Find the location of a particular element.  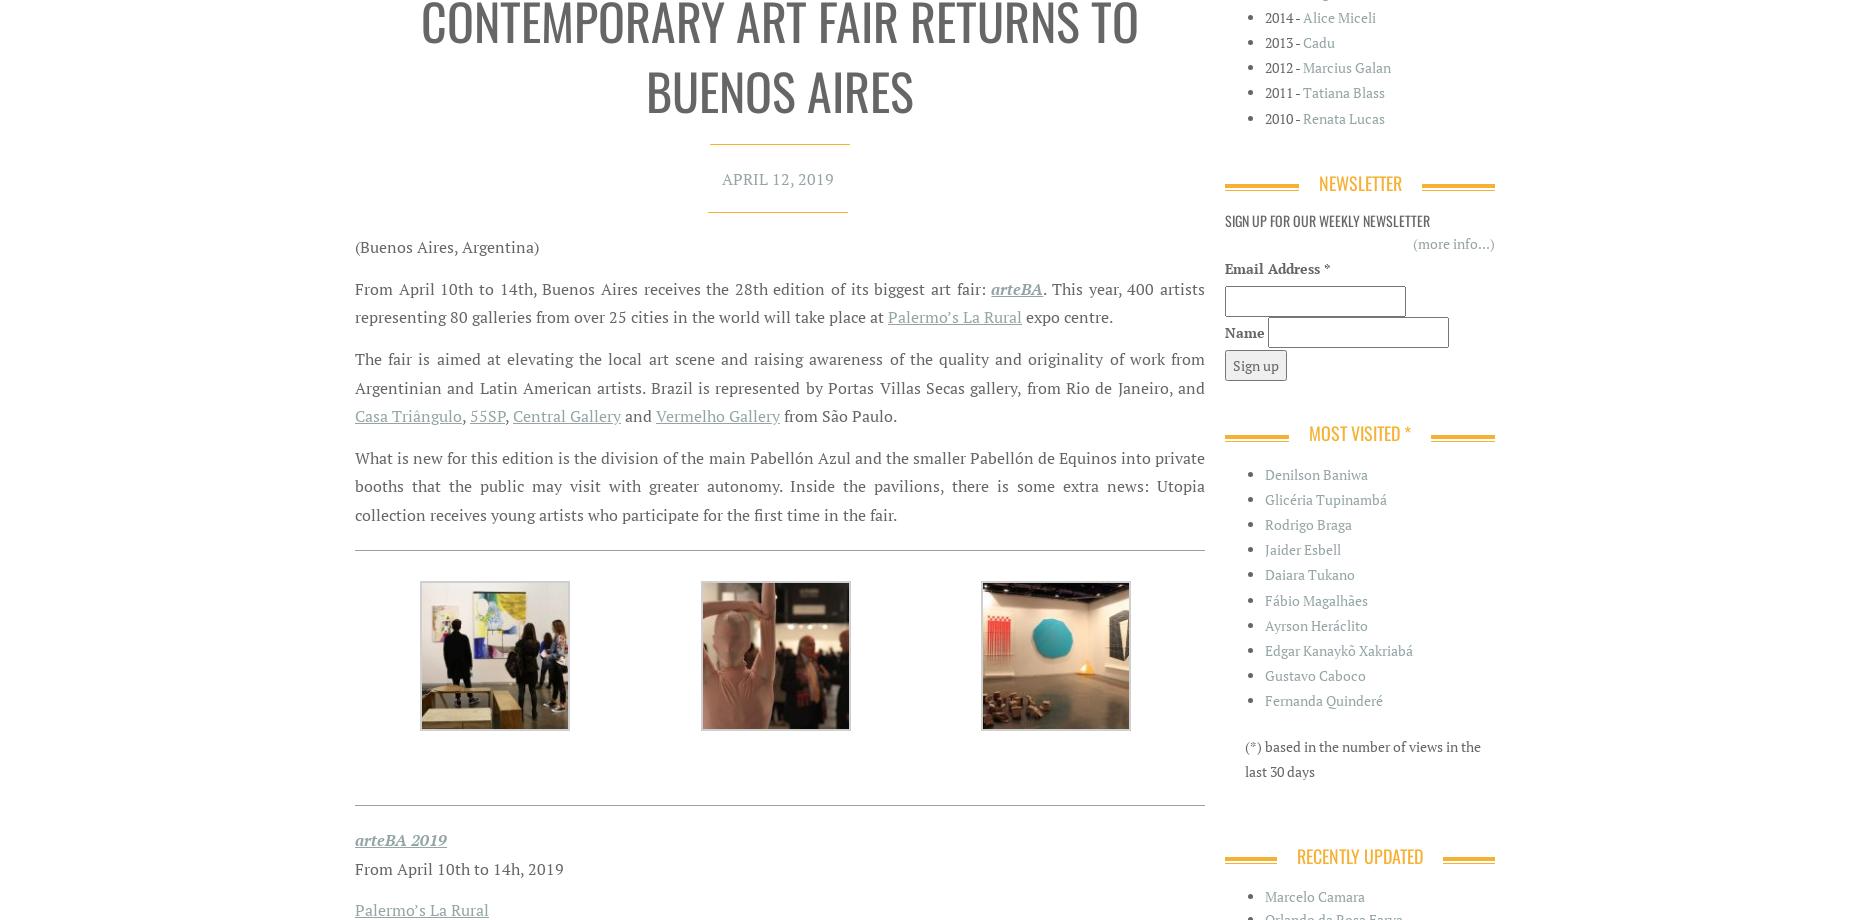

'Denilson Baniwa' is located at coordinates (1264, 473).